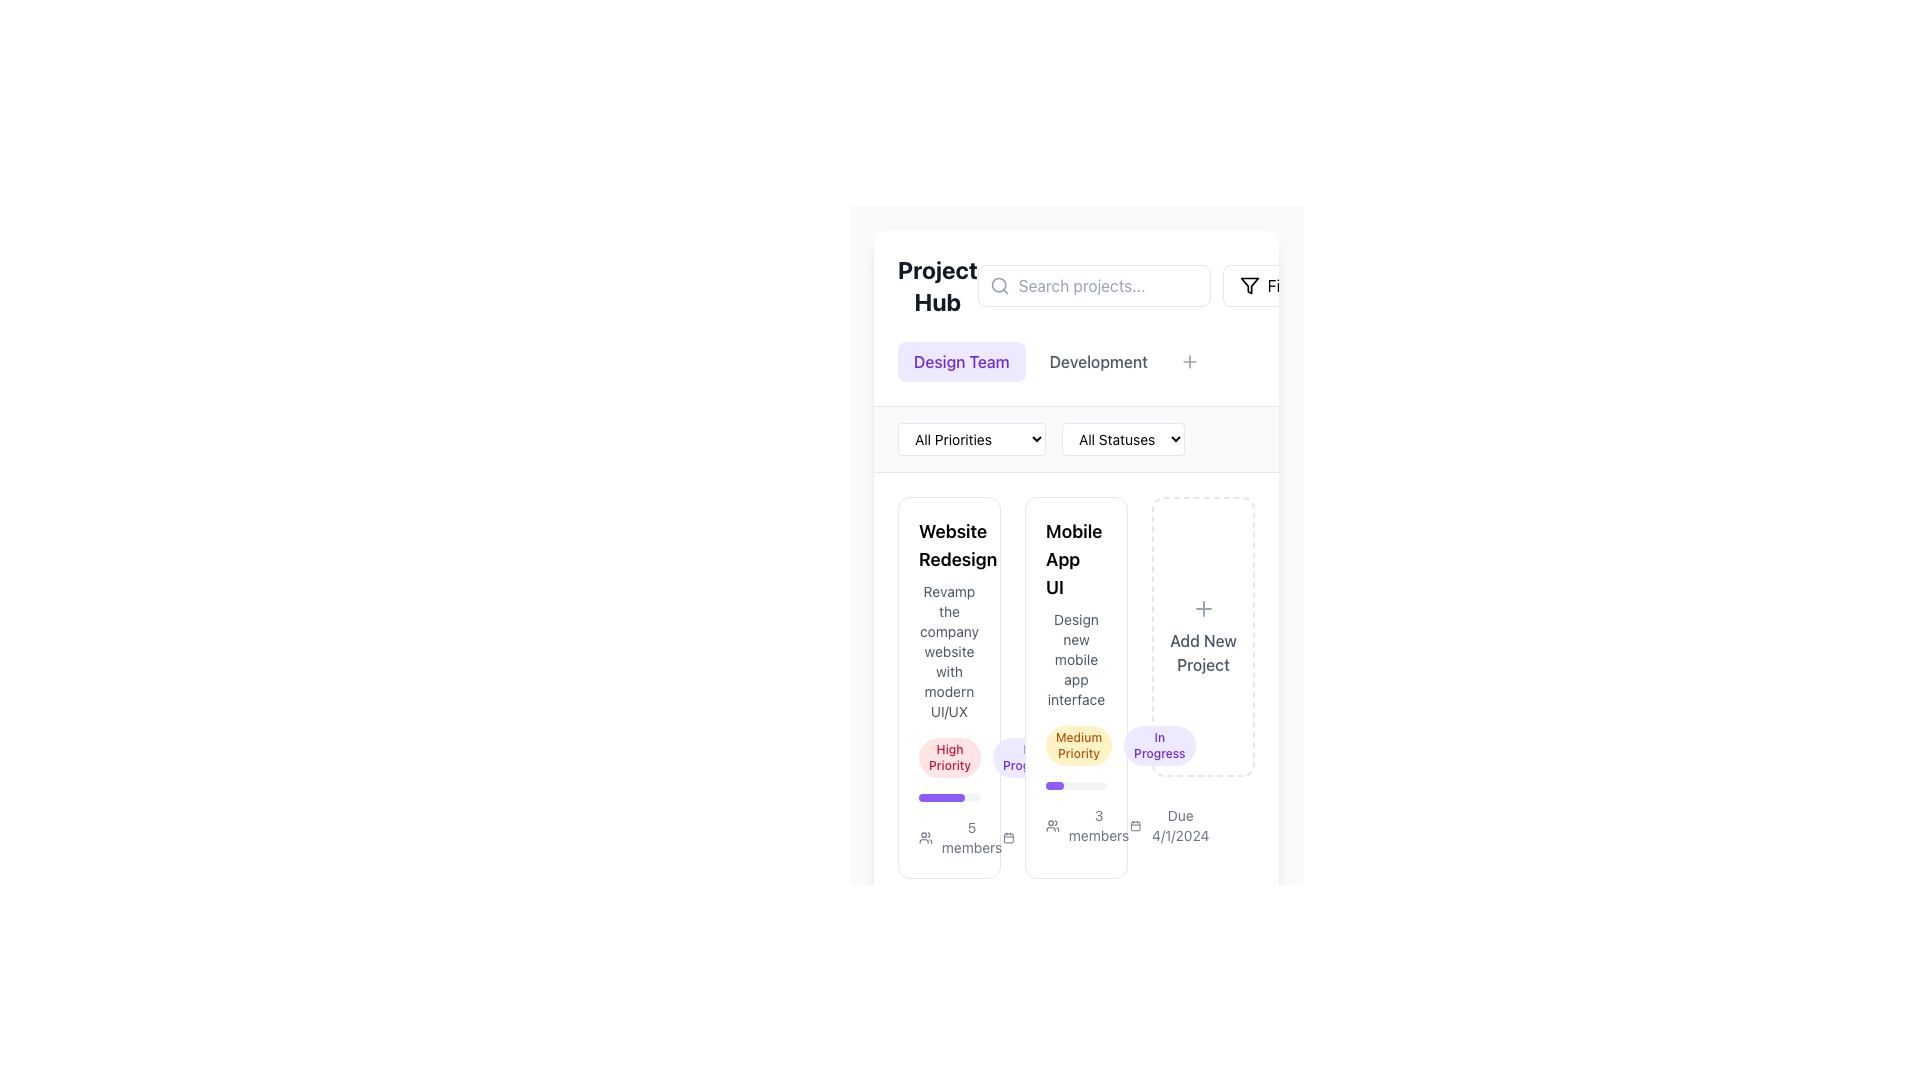 This screenshot has height=1080, width=1920. I want to click on the Project Information Card, which is the first card in the grid layout displaying project details such as title, description, and deadline, so click(948, 686).